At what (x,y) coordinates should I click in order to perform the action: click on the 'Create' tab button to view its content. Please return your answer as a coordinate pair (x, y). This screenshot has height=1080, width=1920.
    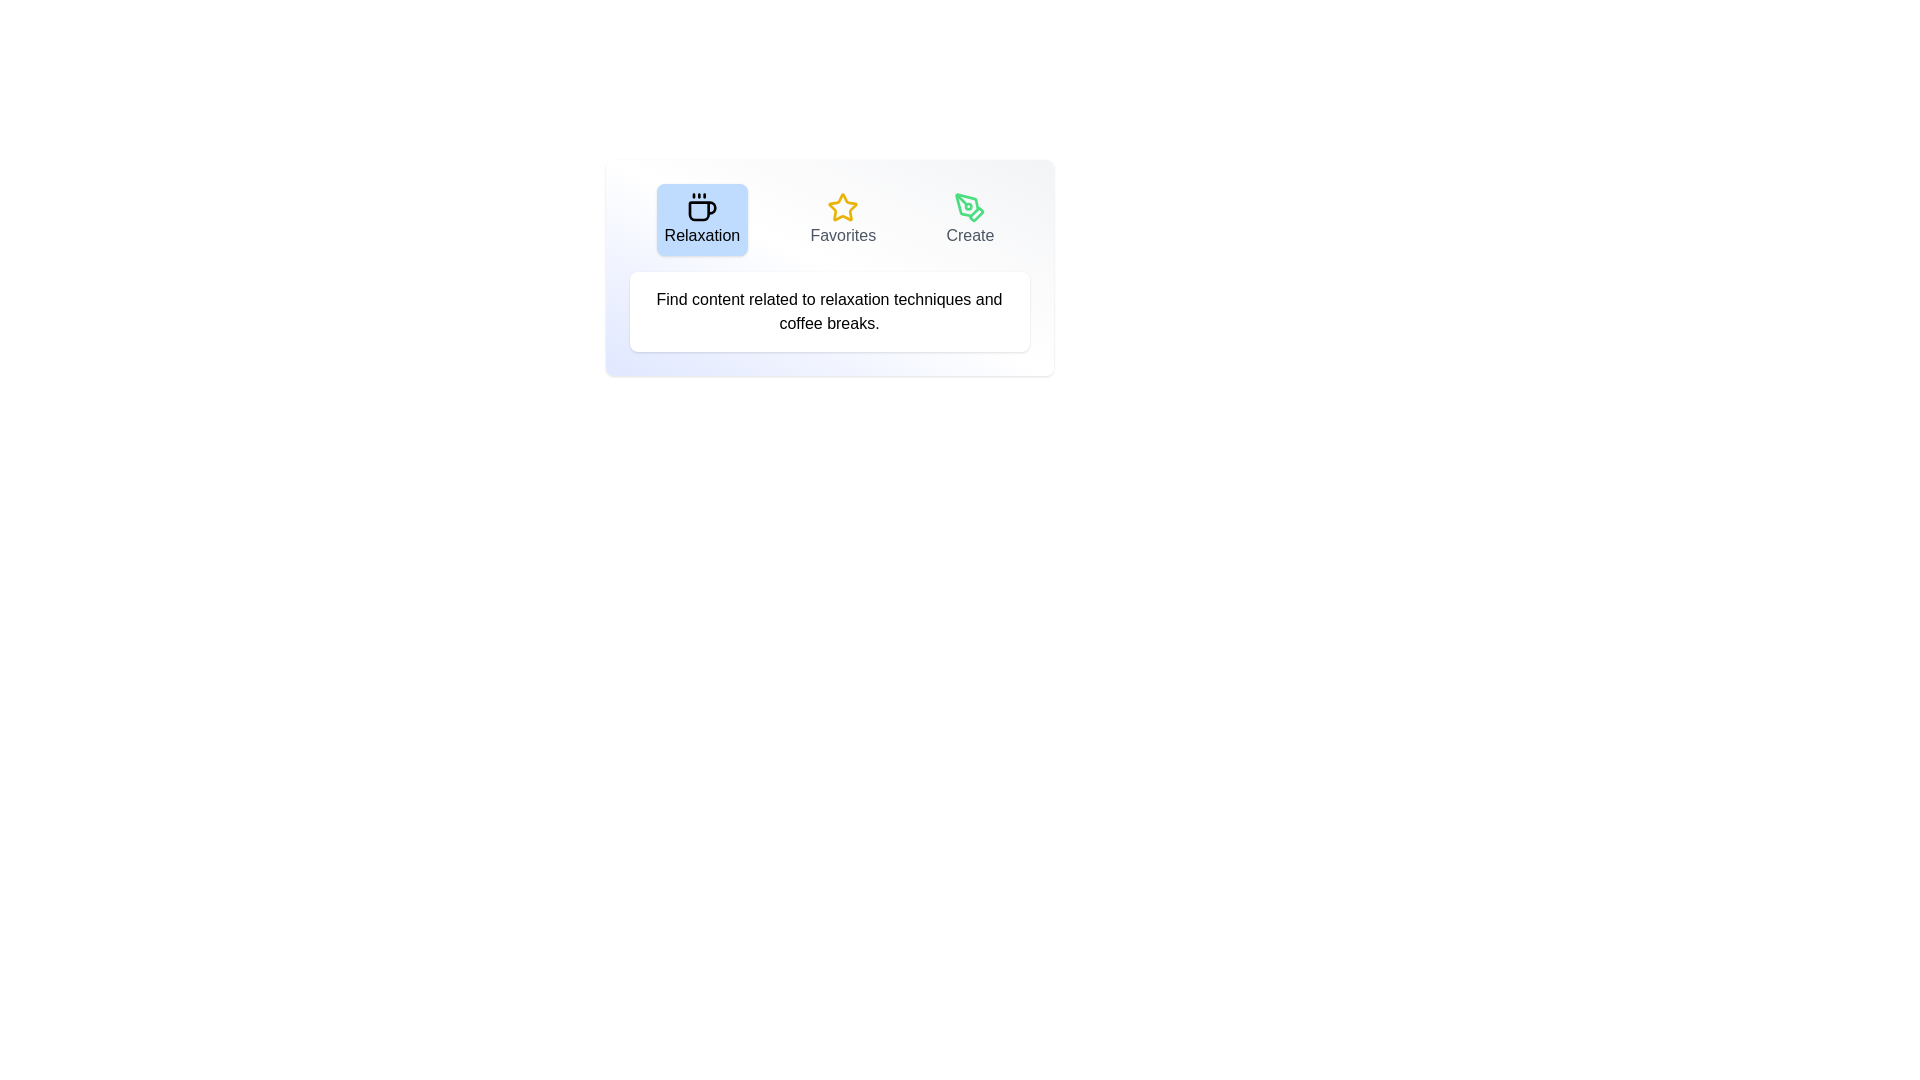
    Looking at the image, I should click on (970, 219).